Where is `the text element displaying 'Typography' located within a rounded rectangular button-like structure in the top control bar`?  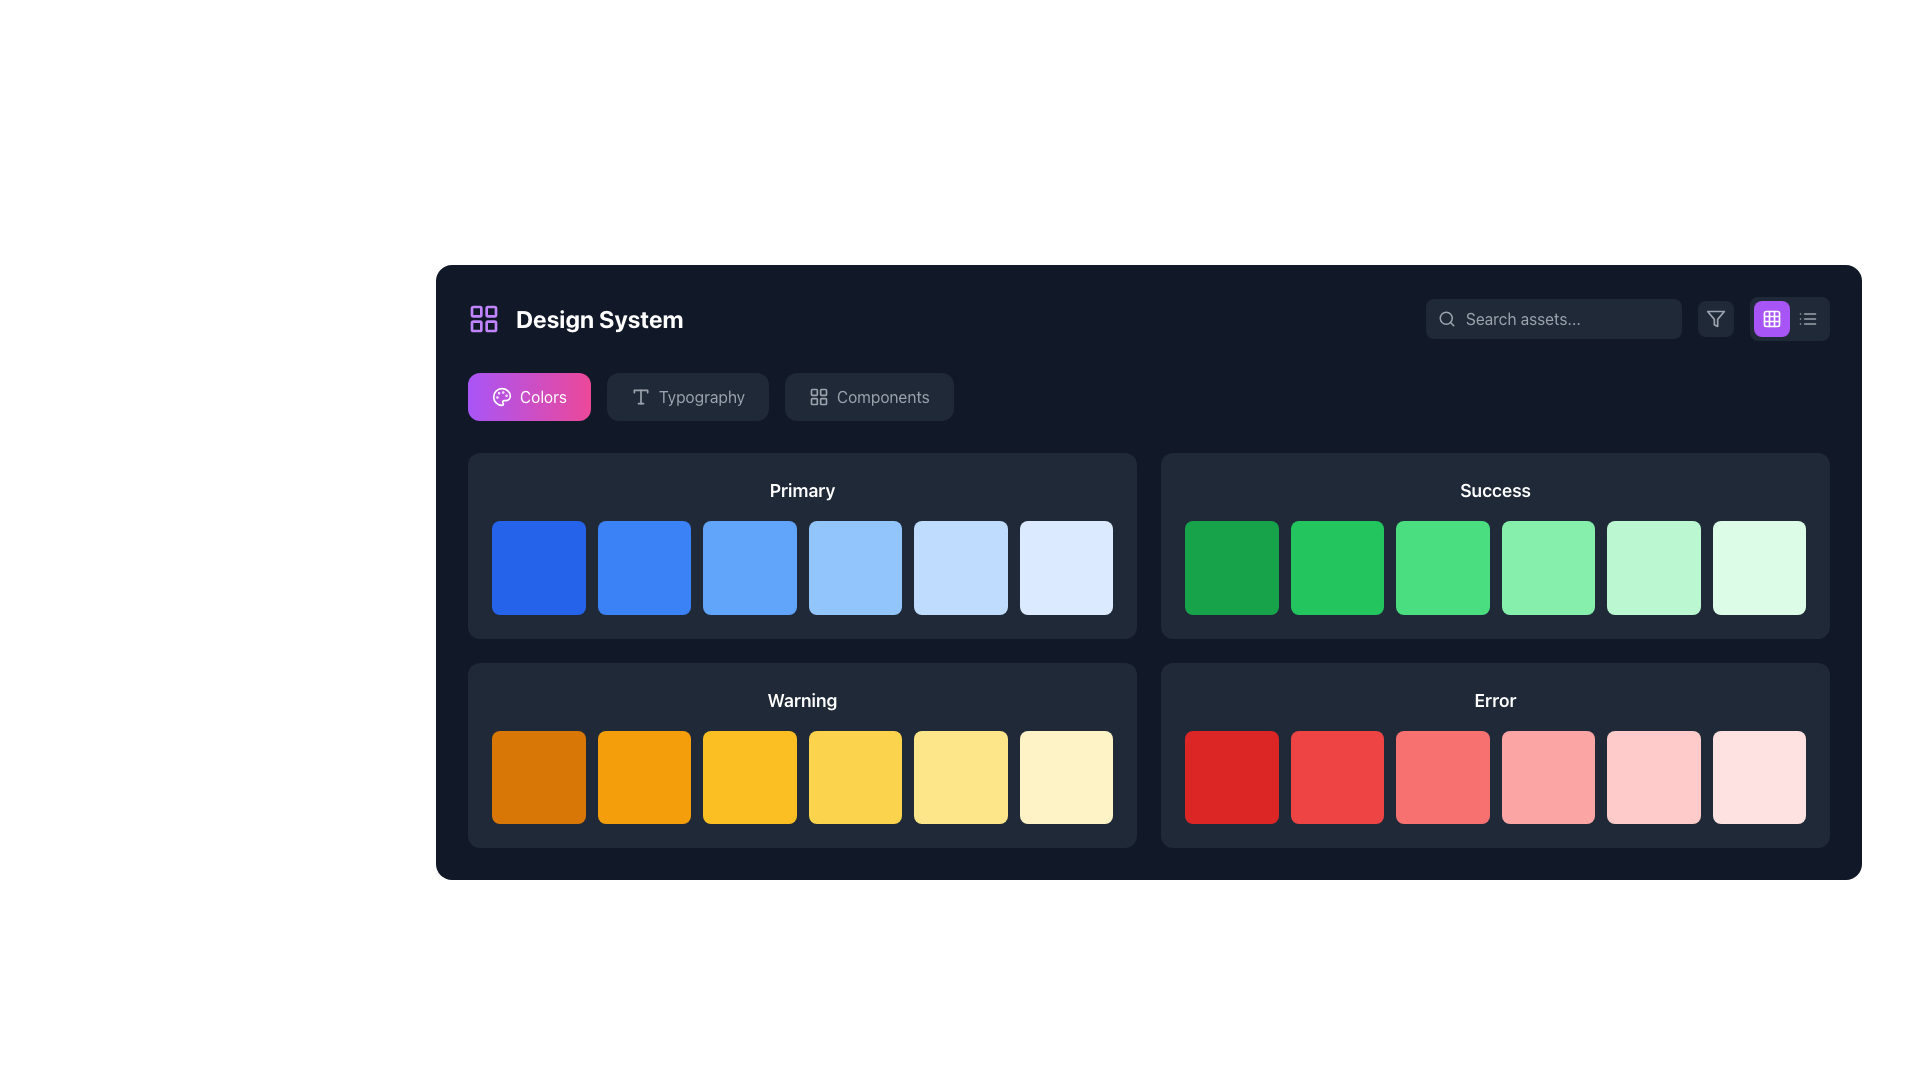
the text element displaying 'Typography' located within a rounded rectangular button-like structure in the top control bar is located at coordinates (701, 397).